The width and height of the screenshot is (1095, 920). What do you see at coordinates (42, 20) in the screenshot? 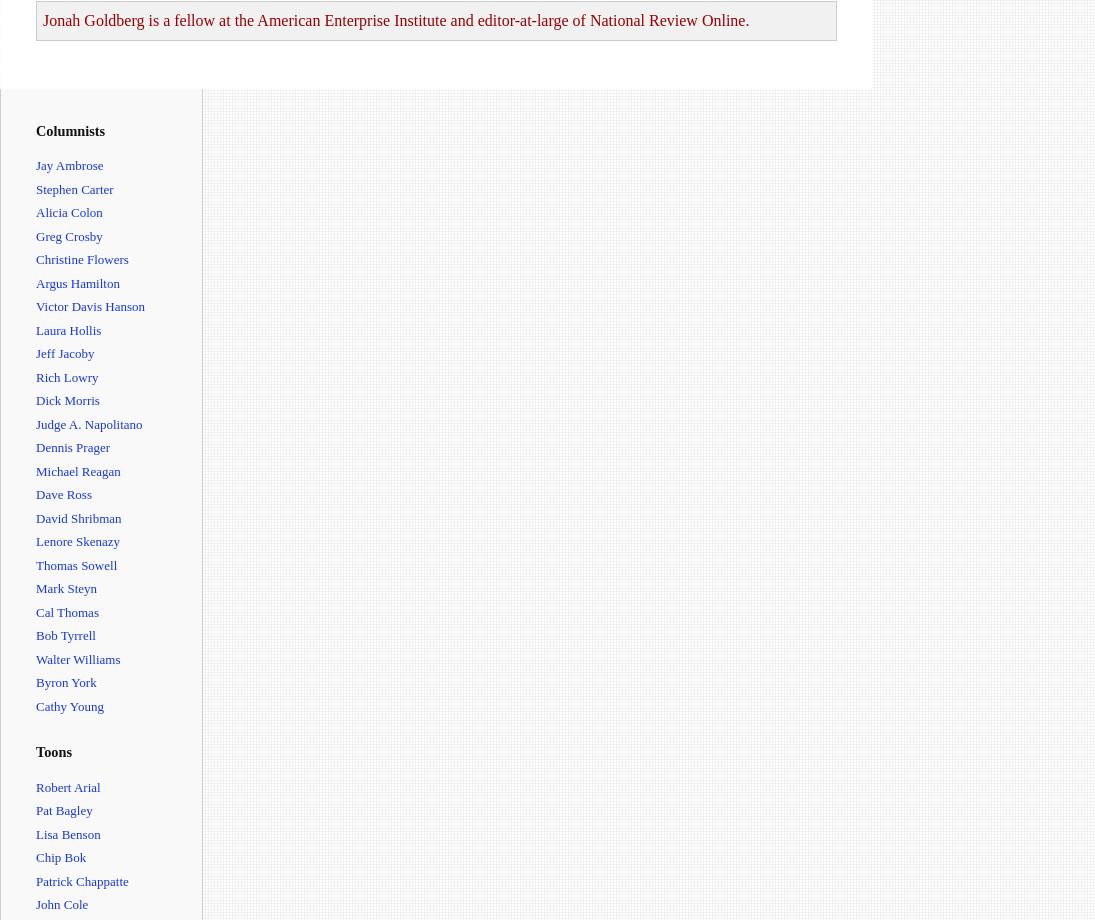
I see `'Jonah Goldberg is a fellow at the American Enterprise Institute and editor-at-large of National Review Online.'` at bounding box center [42, 20].